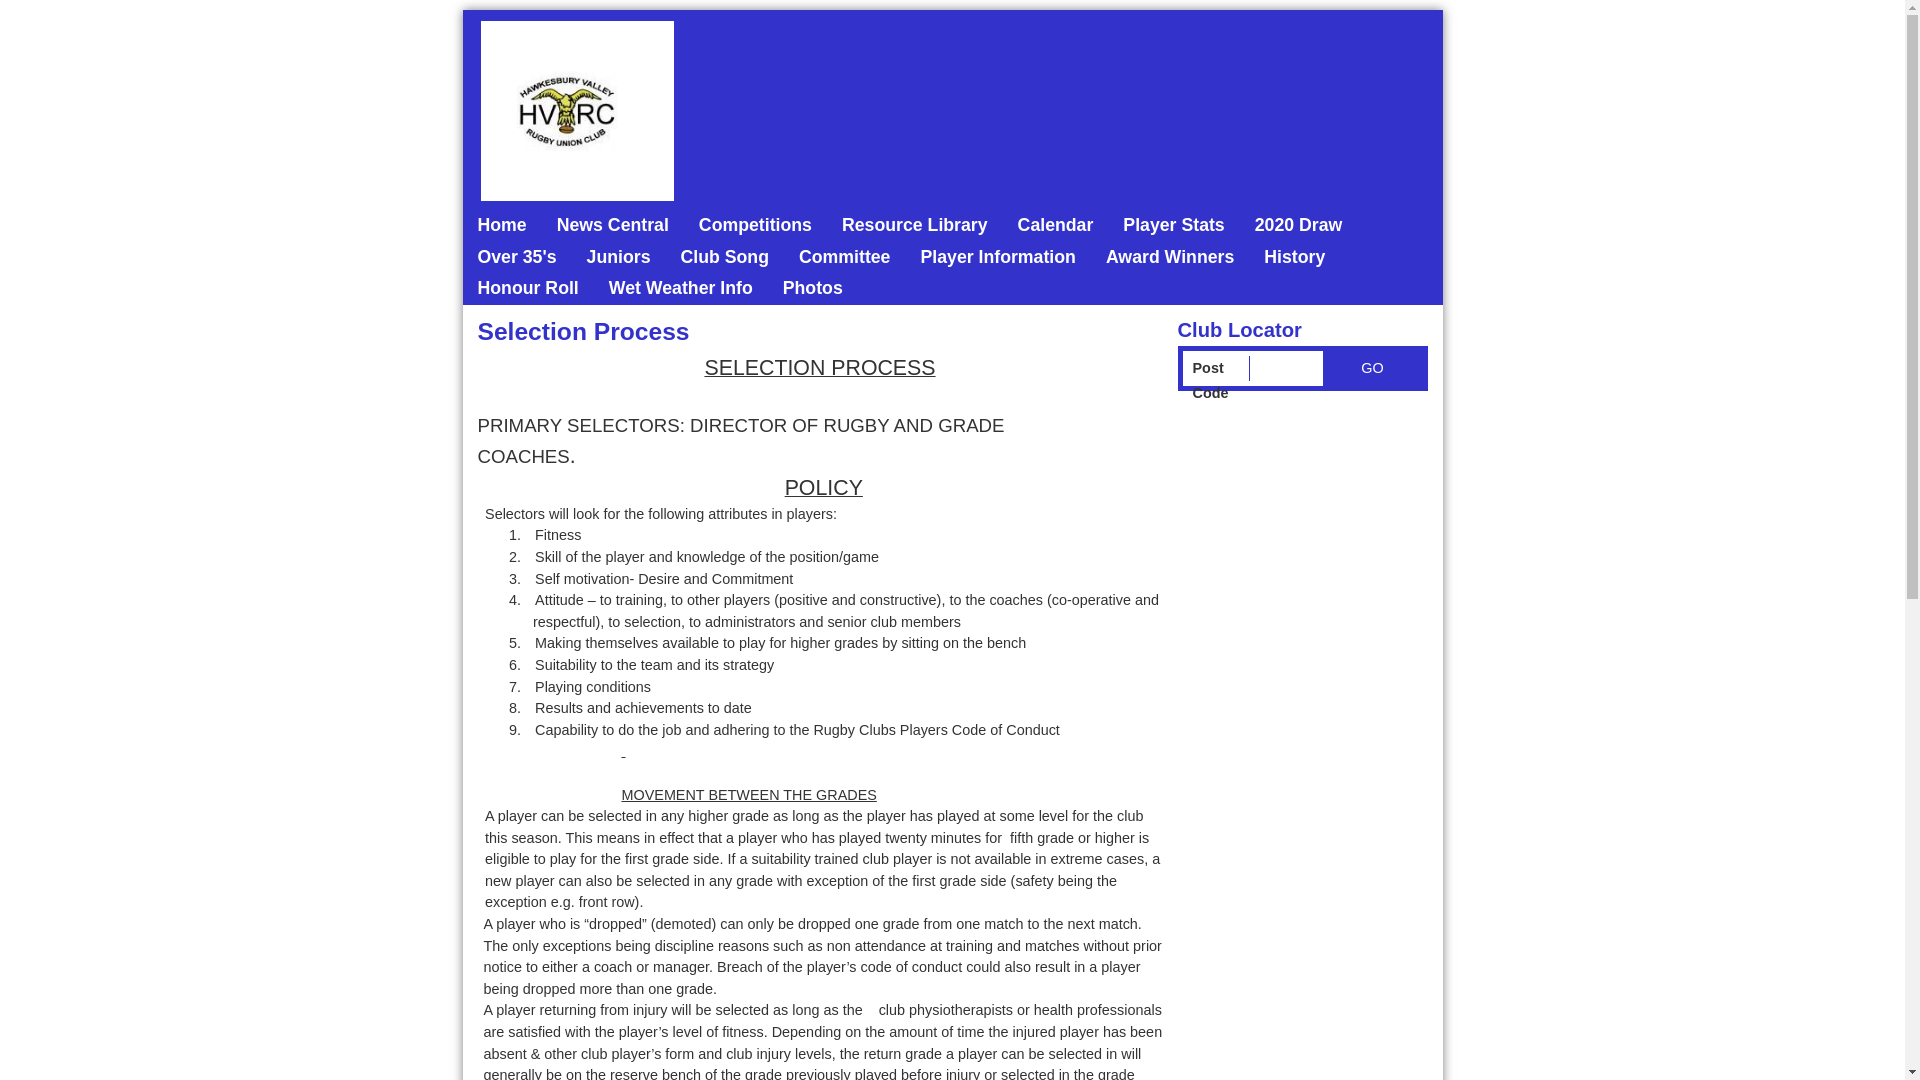 The width and height of the screenshot is (1920, 1080). Describe the element at coordinates (527, 289) in the screenshot. I see `'Honour Roll'` at that location.